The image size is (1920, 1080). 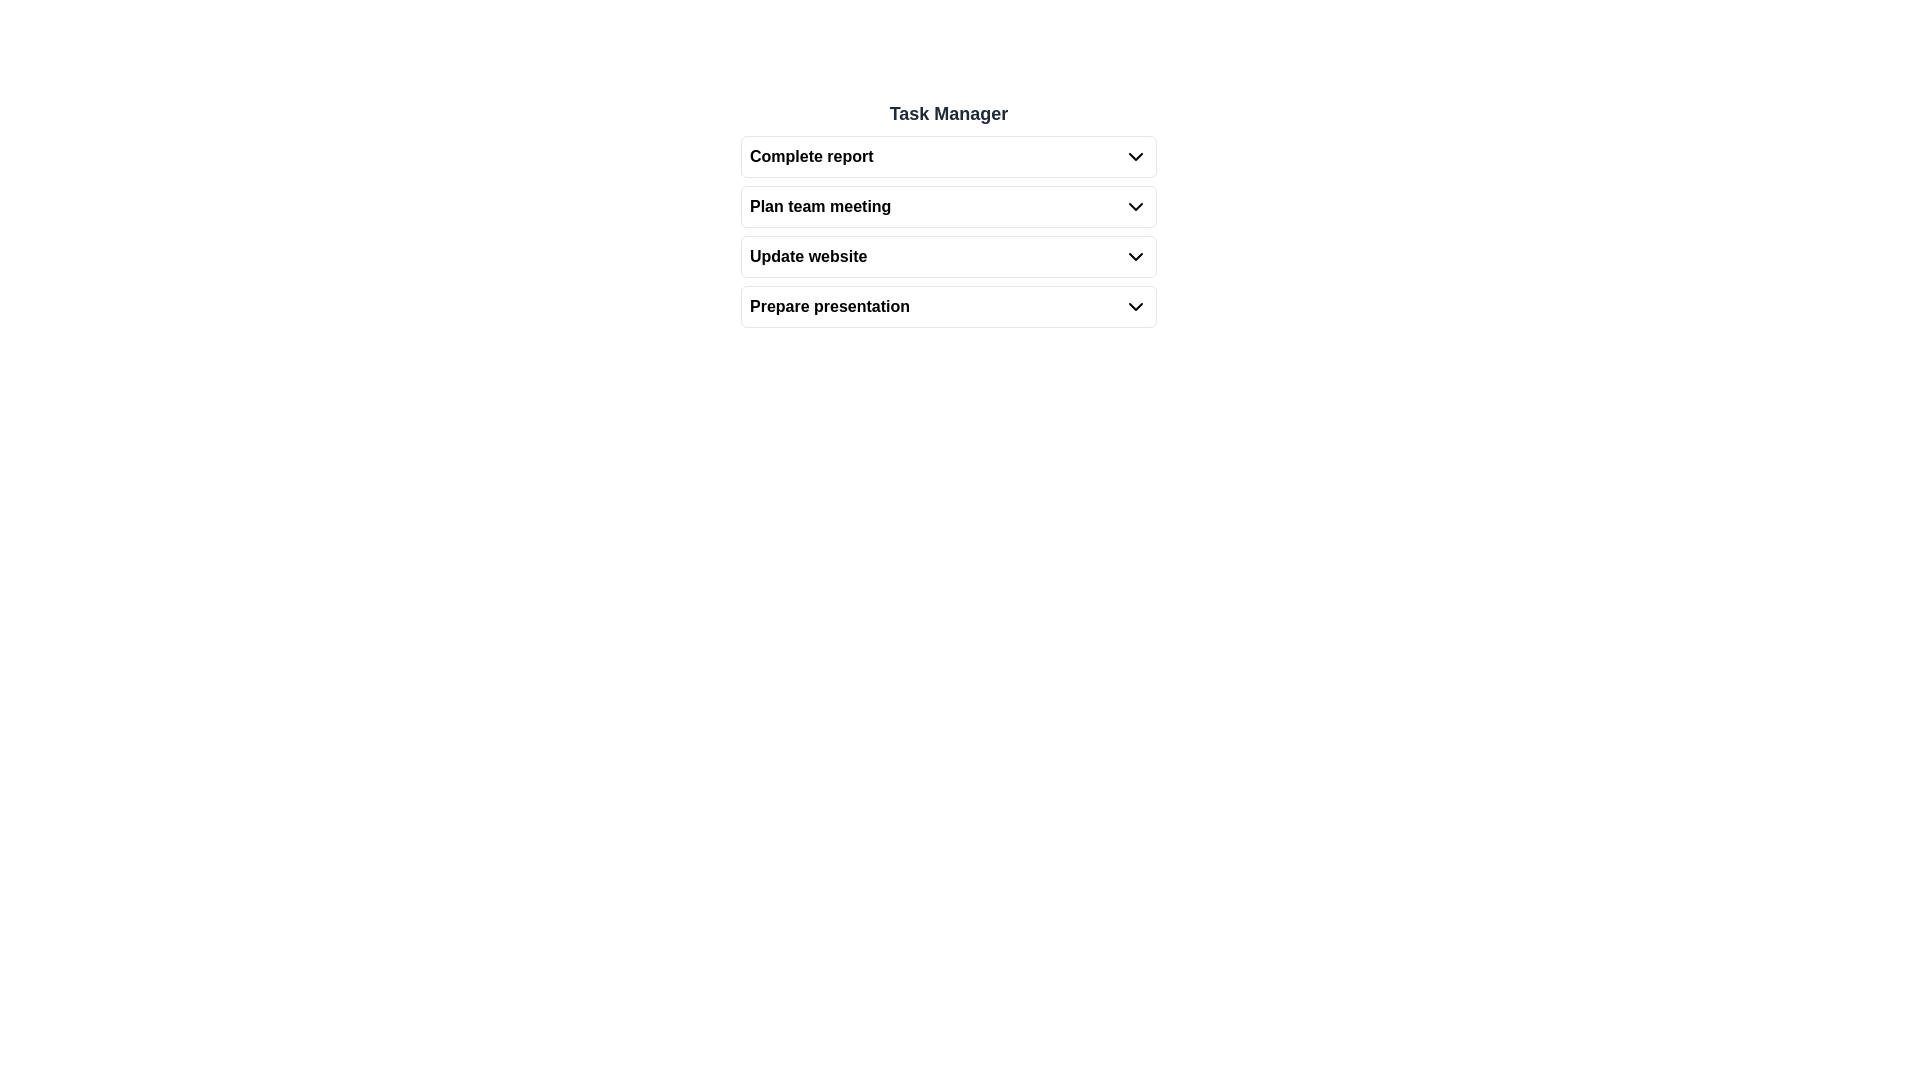 I want to click on the text label displaying 'Prepare presentation' in bold font style, emphasized with a black font color, located in the fourth row of the Task Manager list, so click(x=830, y=307).